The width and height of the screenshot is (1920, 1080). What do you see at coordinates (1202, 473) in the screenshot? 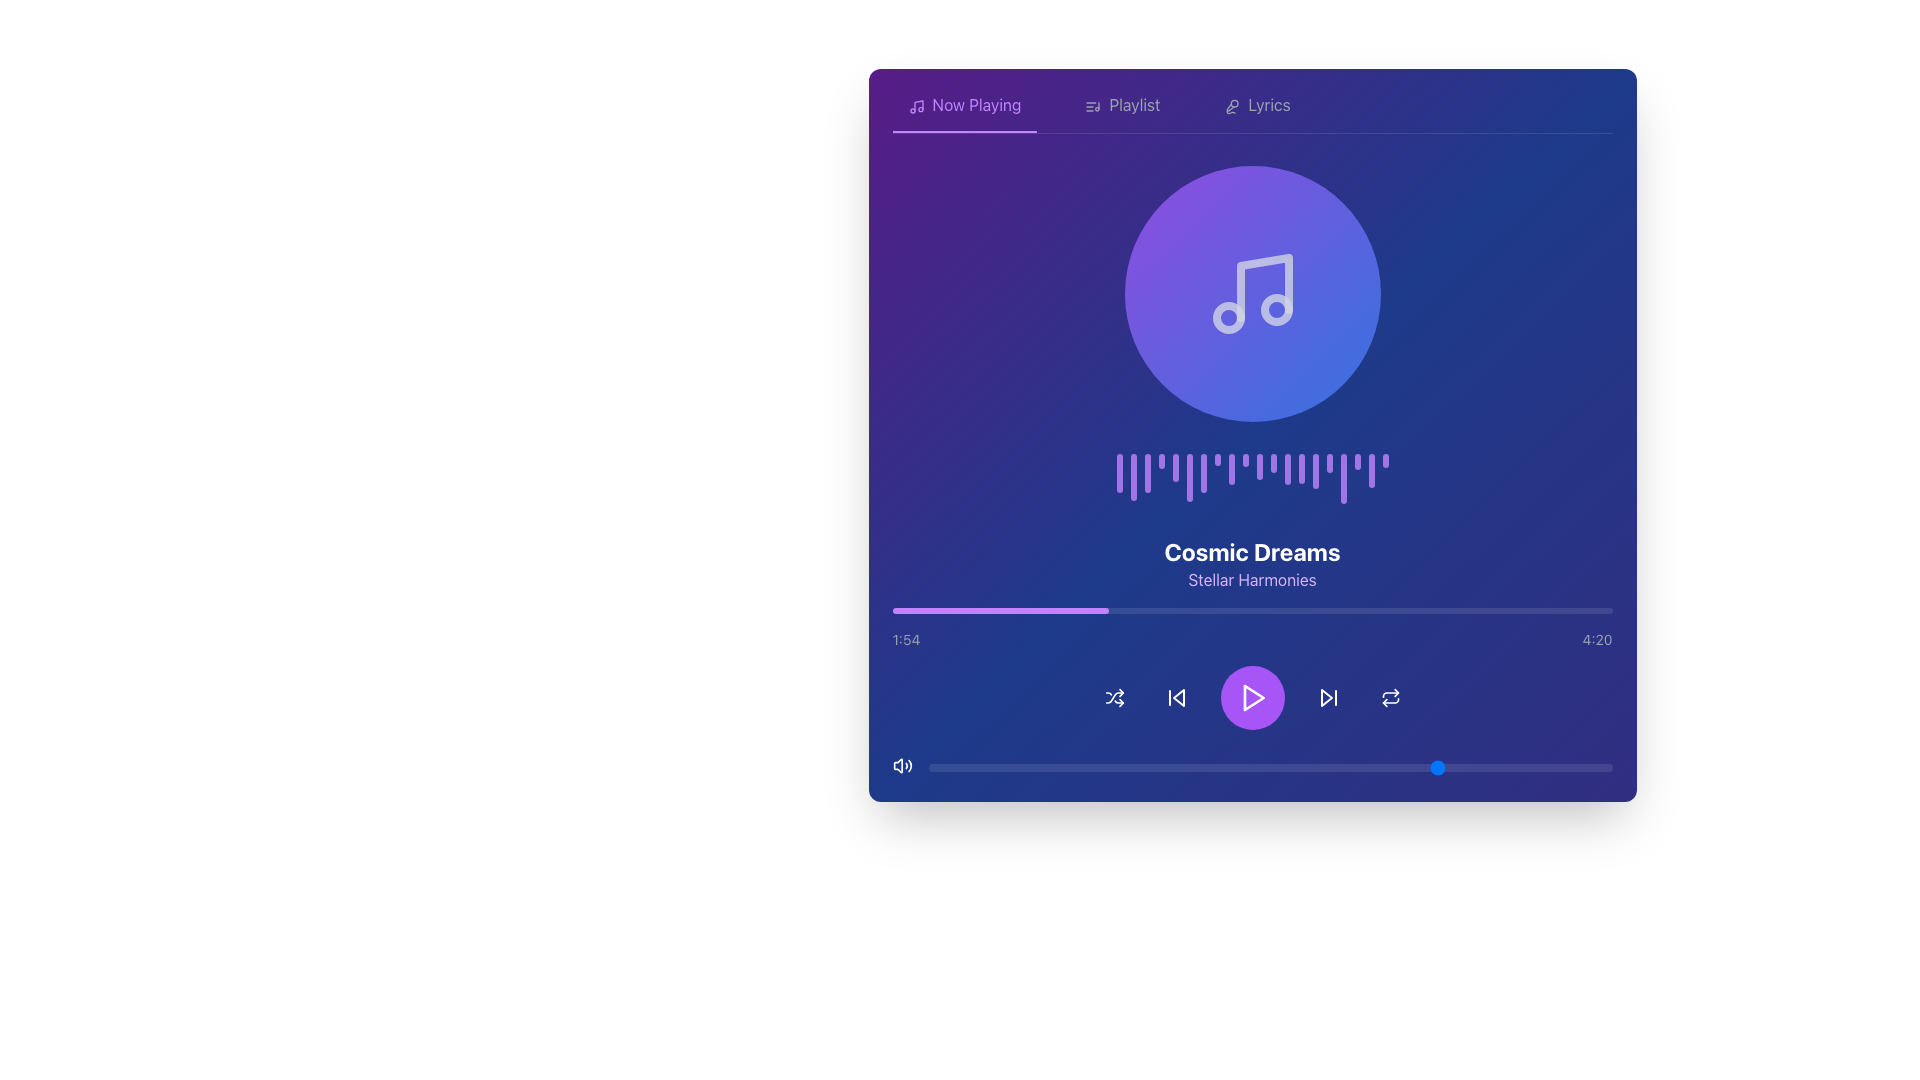
I see `the seventh vertical purple gradient progress bar in the music interface` at bounding box center [1202, 473].